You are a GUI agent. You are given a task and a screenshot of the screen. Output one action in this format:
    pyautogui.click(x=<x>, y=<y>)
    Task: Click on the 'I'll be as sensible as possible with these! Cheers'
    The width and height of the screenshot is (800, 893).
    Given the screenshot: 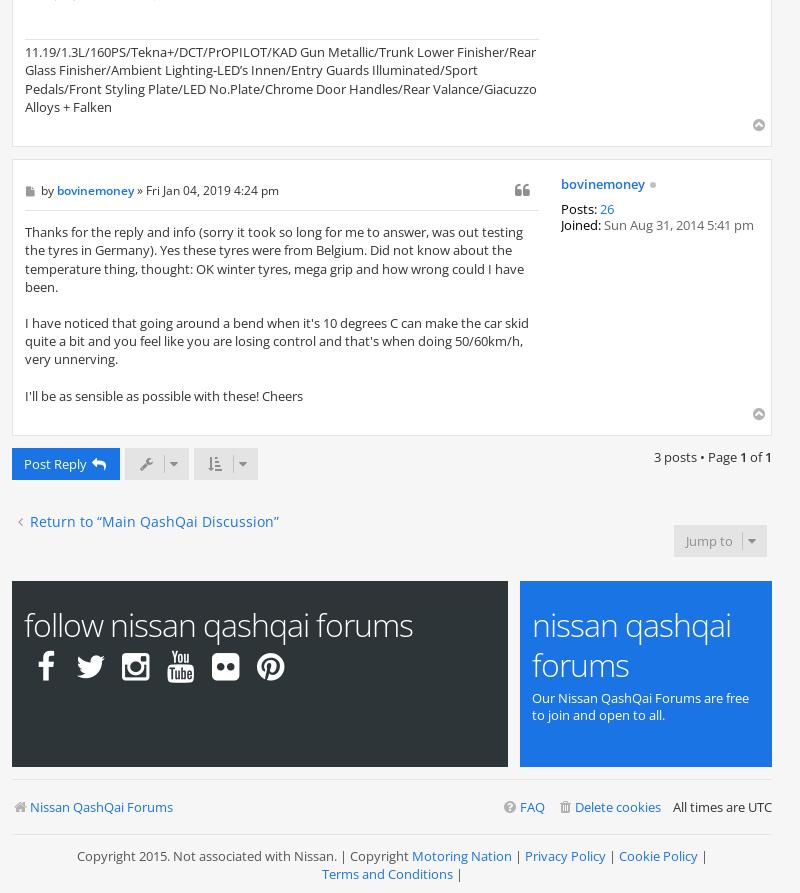 What is the action you would take?
    pyautogui.click(x=164, y=394)
    